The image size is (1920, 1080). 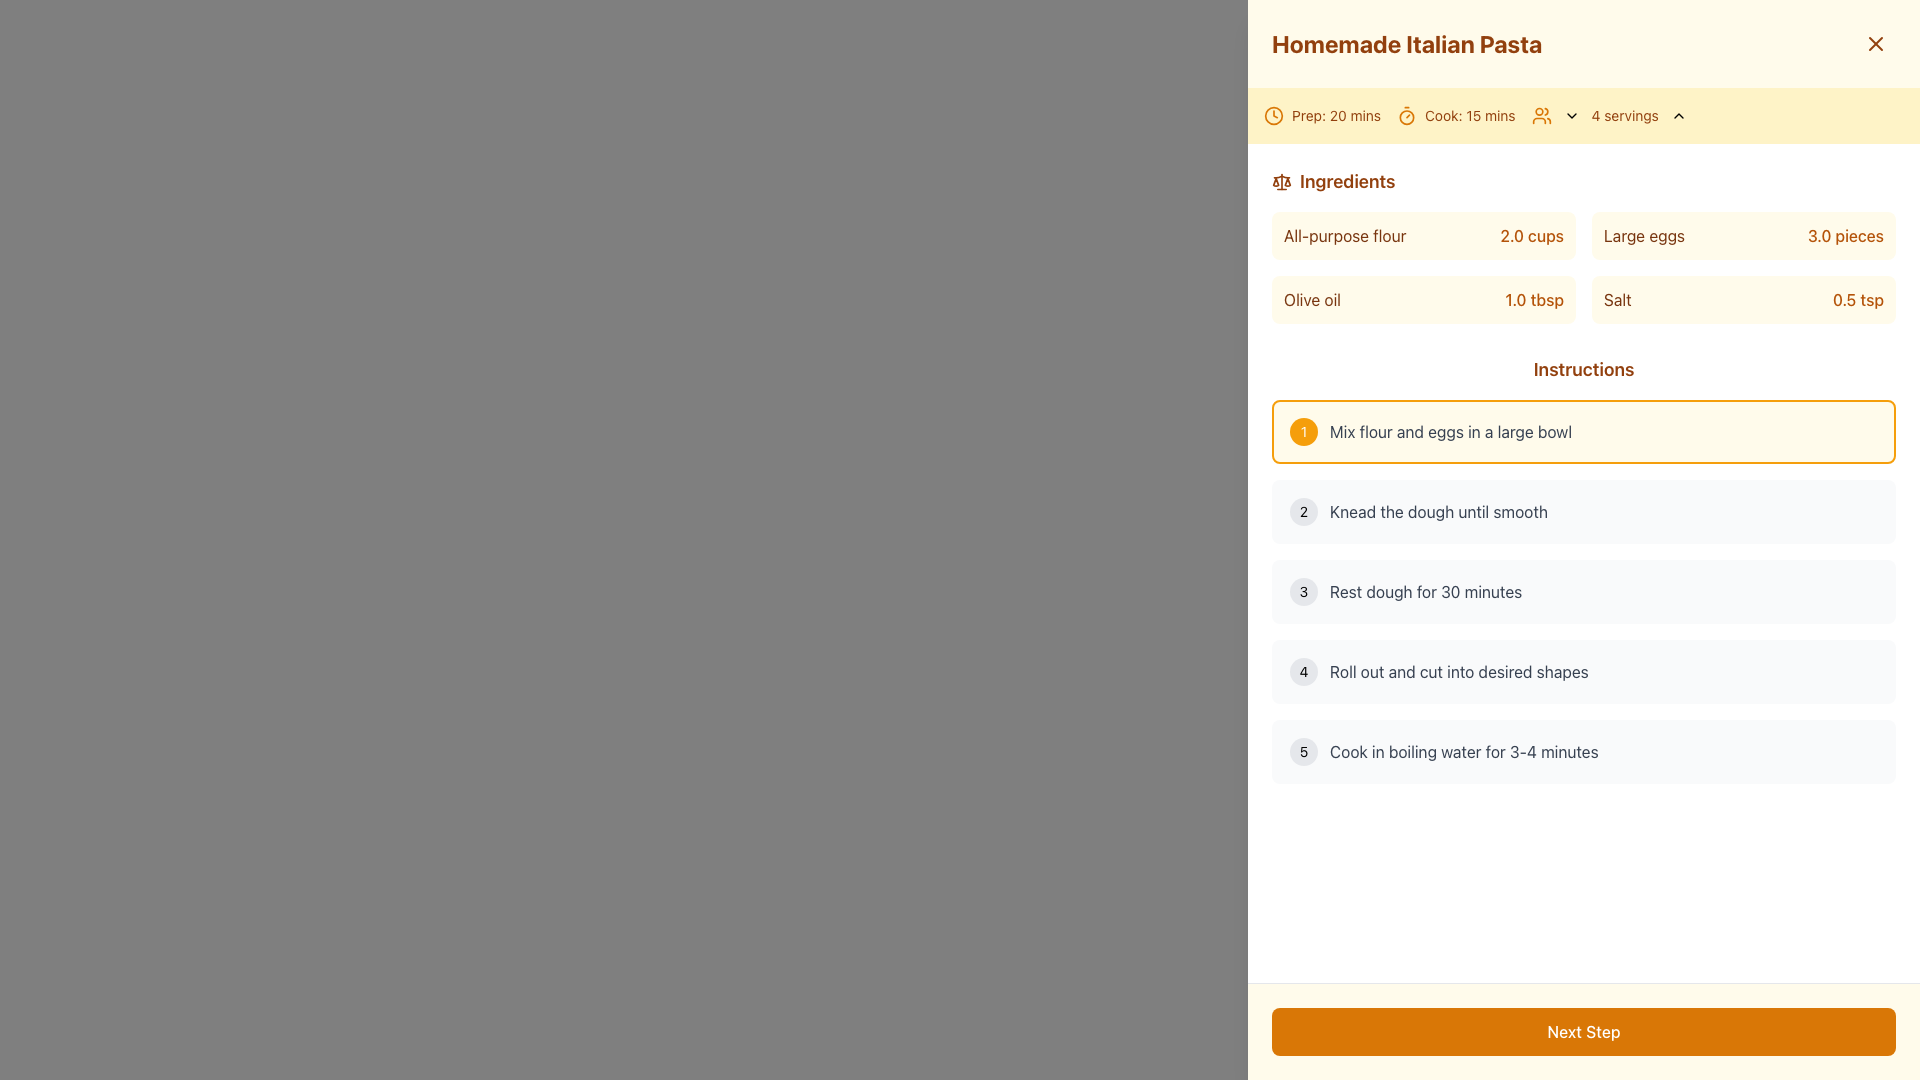 What do you see at coordinates (1304, 590) in the screenshot?
I see `the circular step indicator containing the number '3'` at bounding box center [1304, 590].